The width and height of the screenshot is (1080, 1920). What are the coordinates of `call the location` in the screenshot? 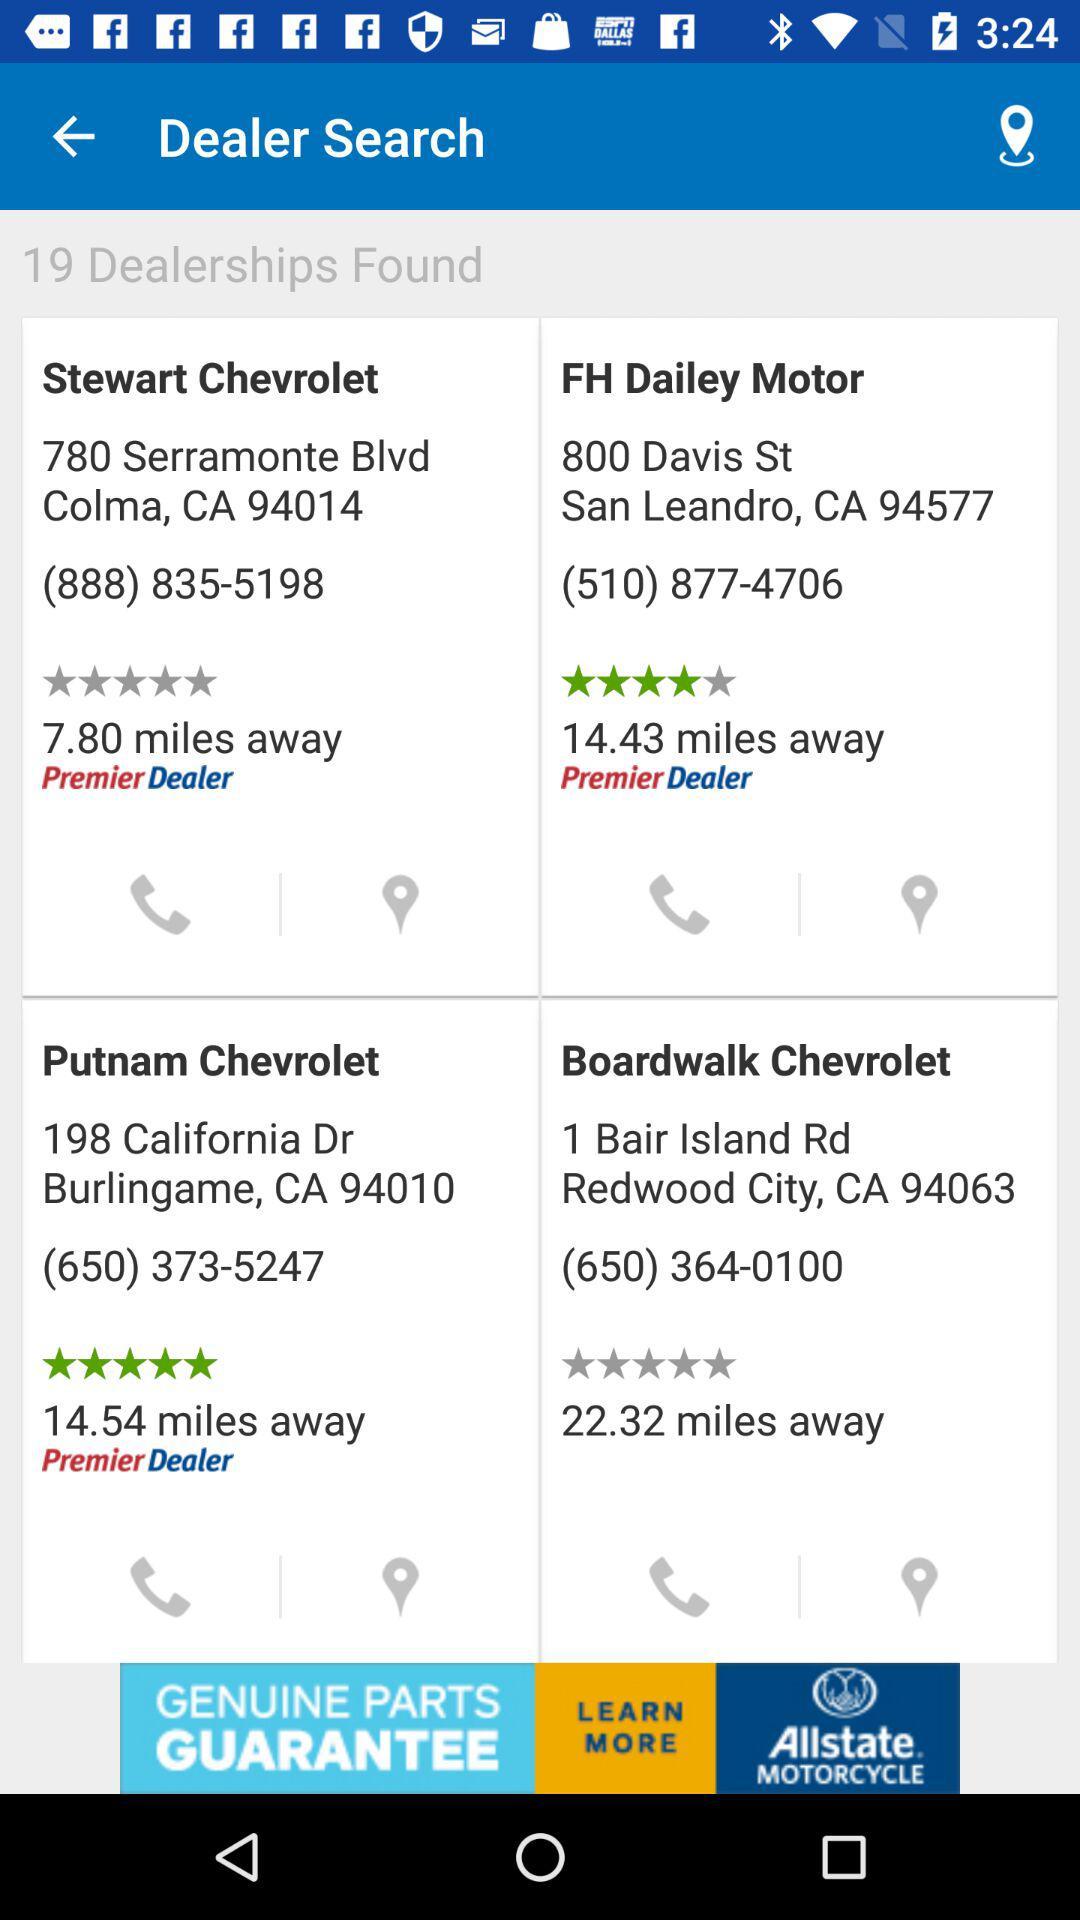 It's located at (678, 903).